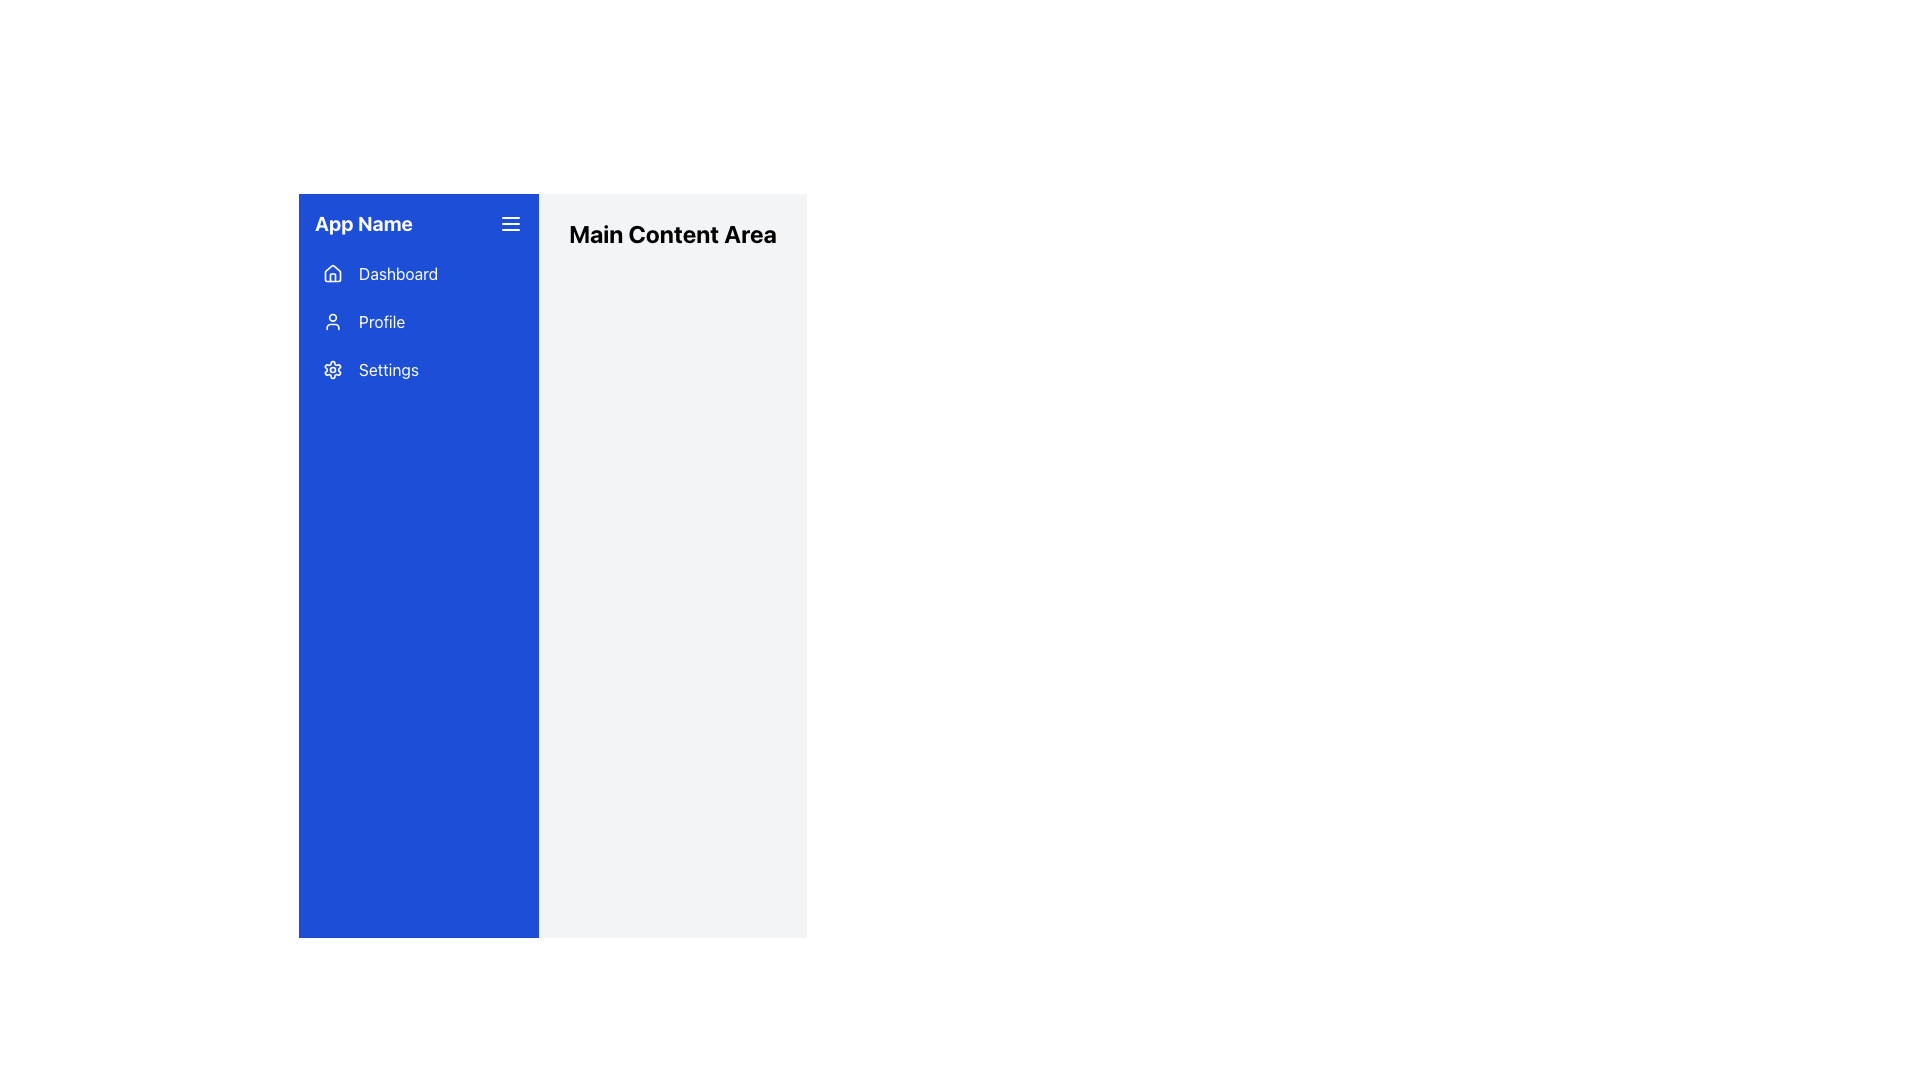 The width and height of the screenshot is (1920, 1080). What do you see at coordinates (332, 273) in the screenshot?
I see `the house icon in the left navigation bar associated with the 'Dashboard' label` at bounding box center [332, 273].